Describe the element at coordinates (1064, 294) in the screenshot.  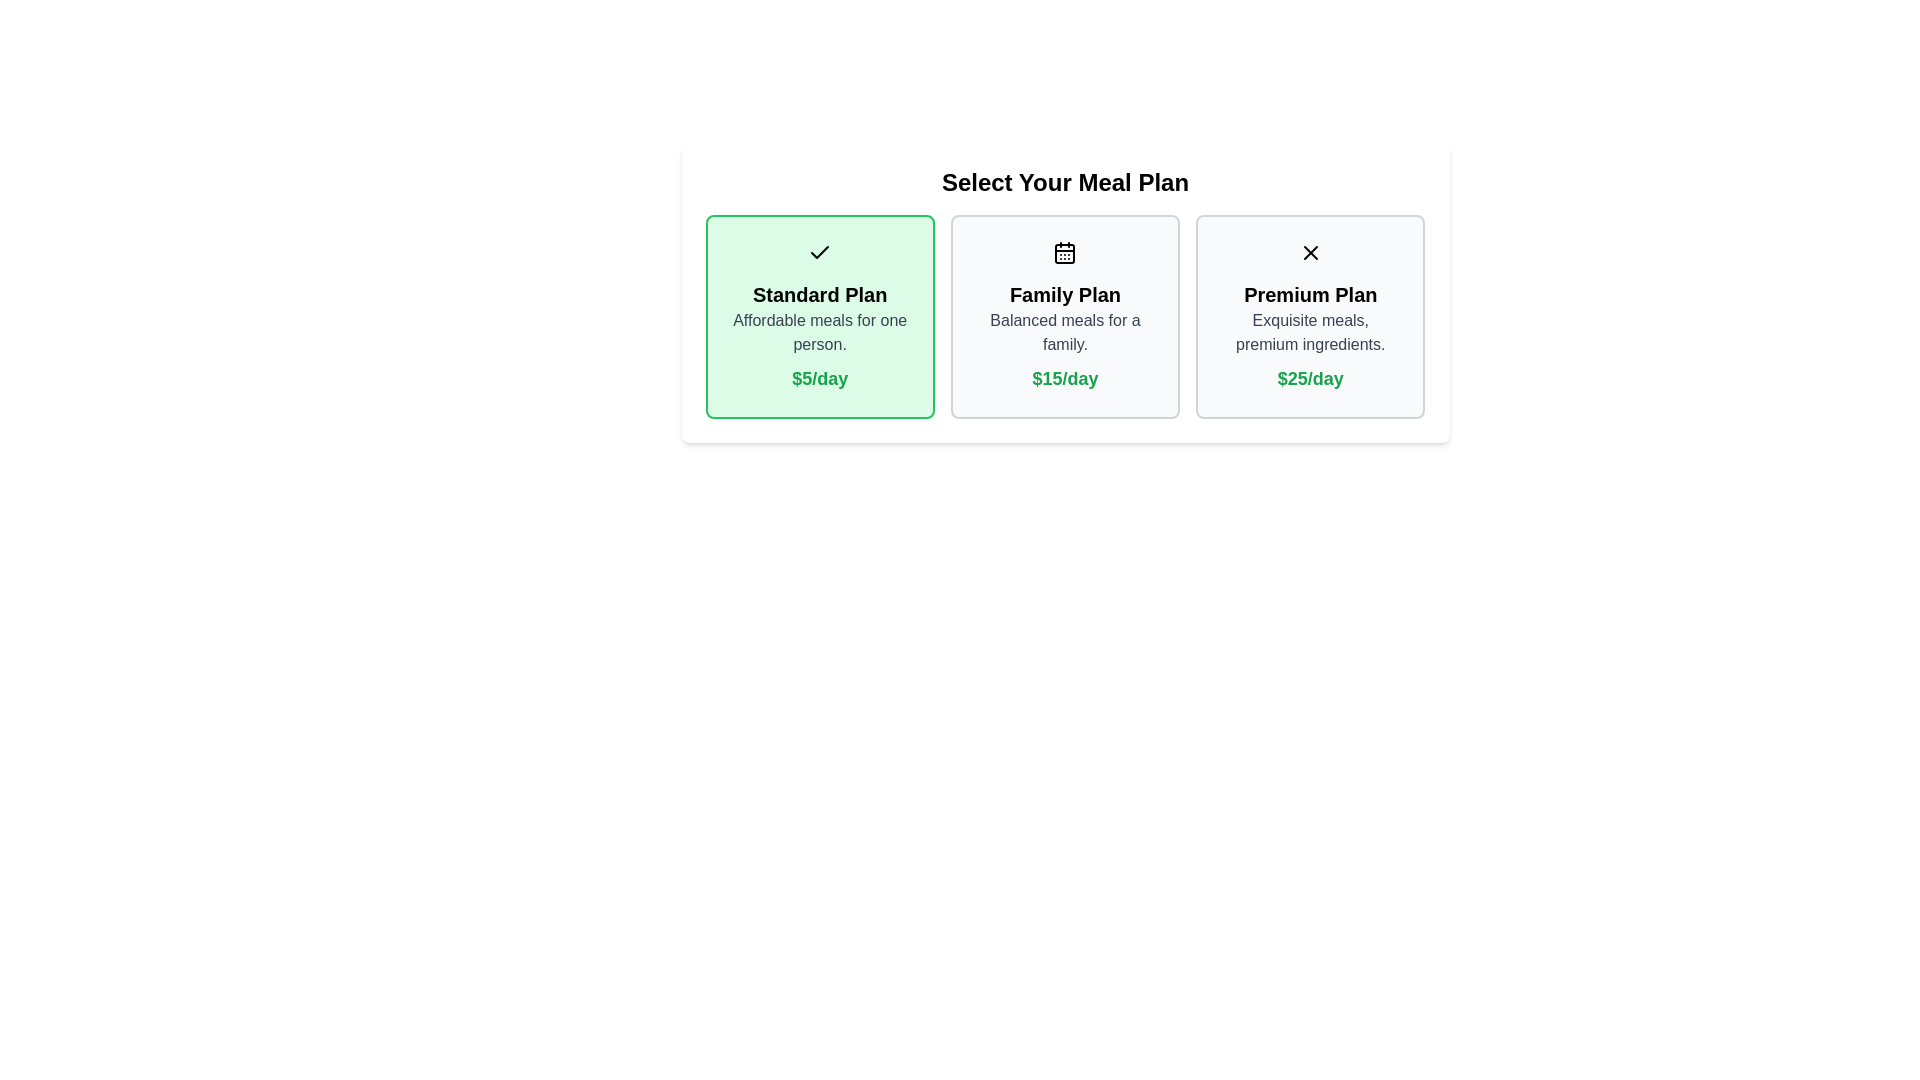
I see `the bold, large text label reading 'Family Plan', which is located in the second card of the three meal plan options, positioned below the calendar icon and above the description 'Balanced meals for a family.'` at that location.